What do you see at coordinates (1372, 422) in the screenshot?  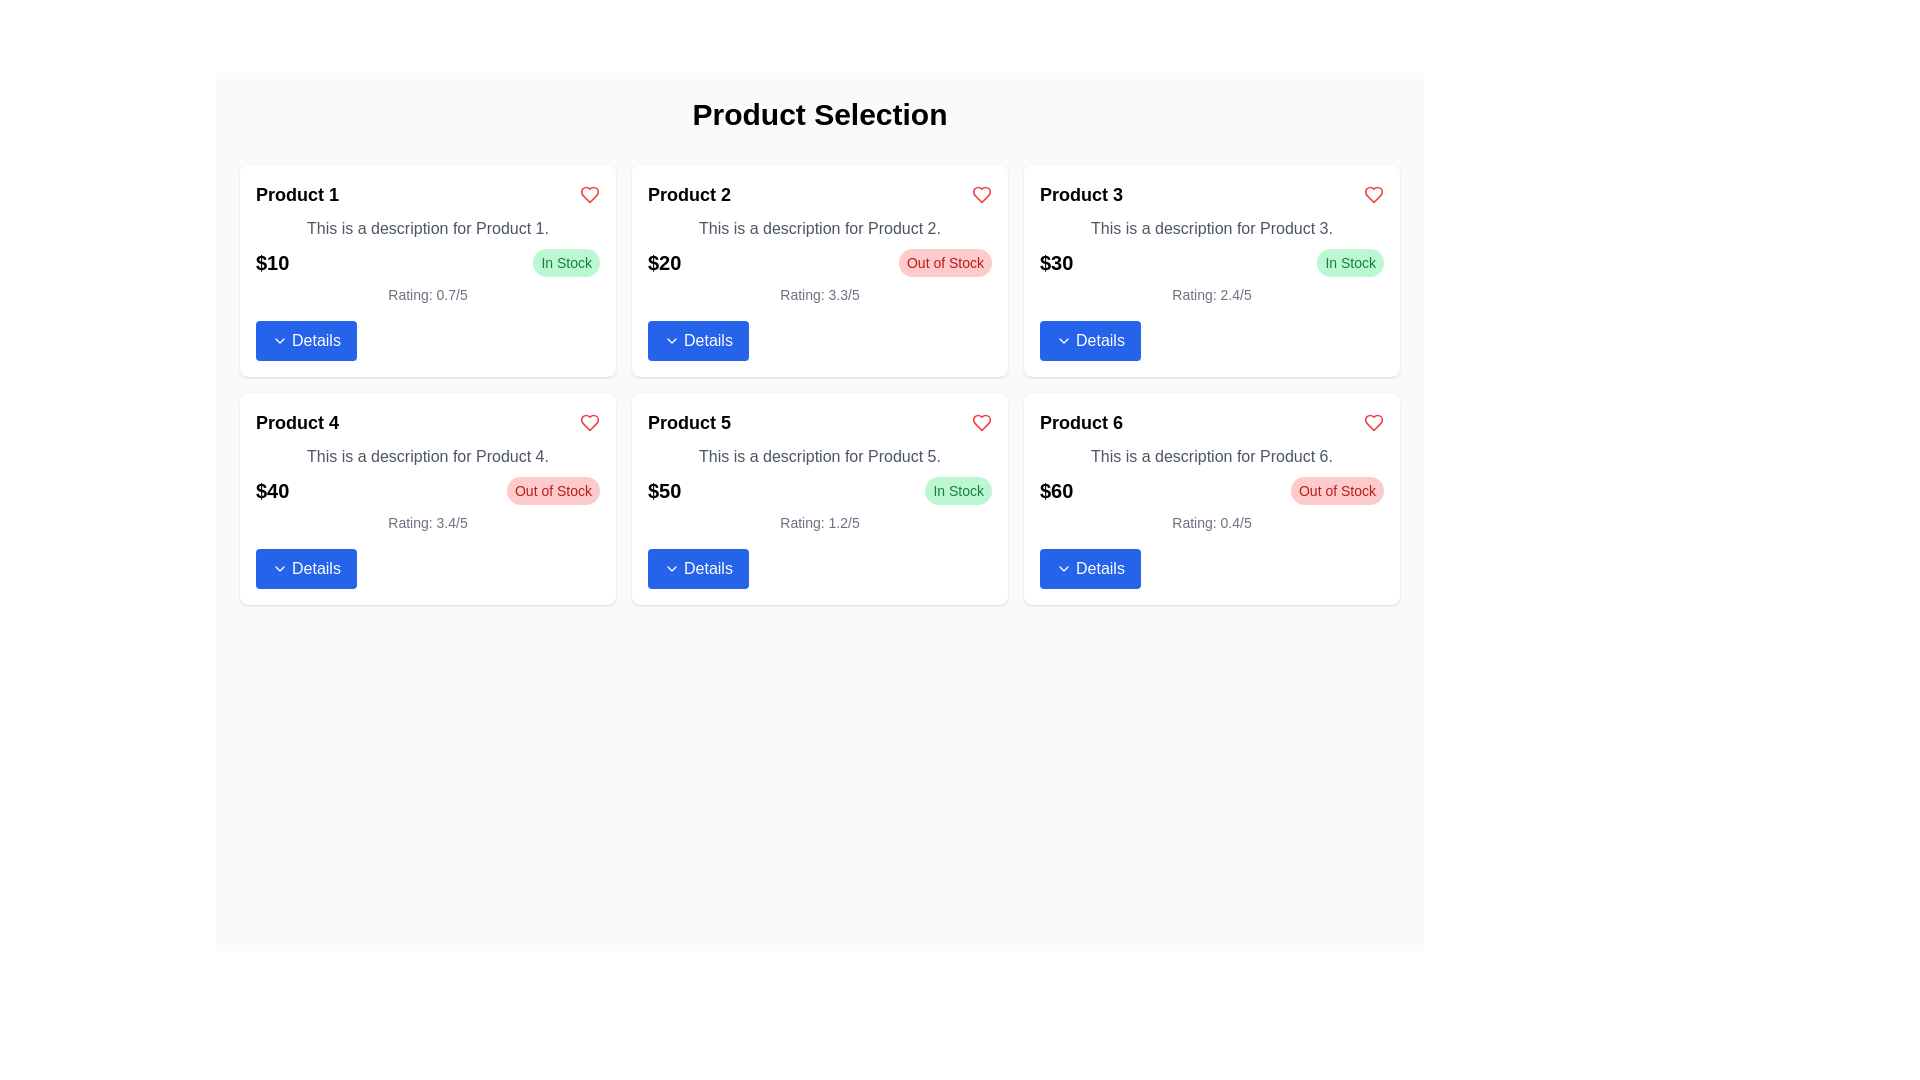 I see `the heart-shaped icon in the upper-right corner of the 'Product 6' card` at bounding box center [1372, 422].